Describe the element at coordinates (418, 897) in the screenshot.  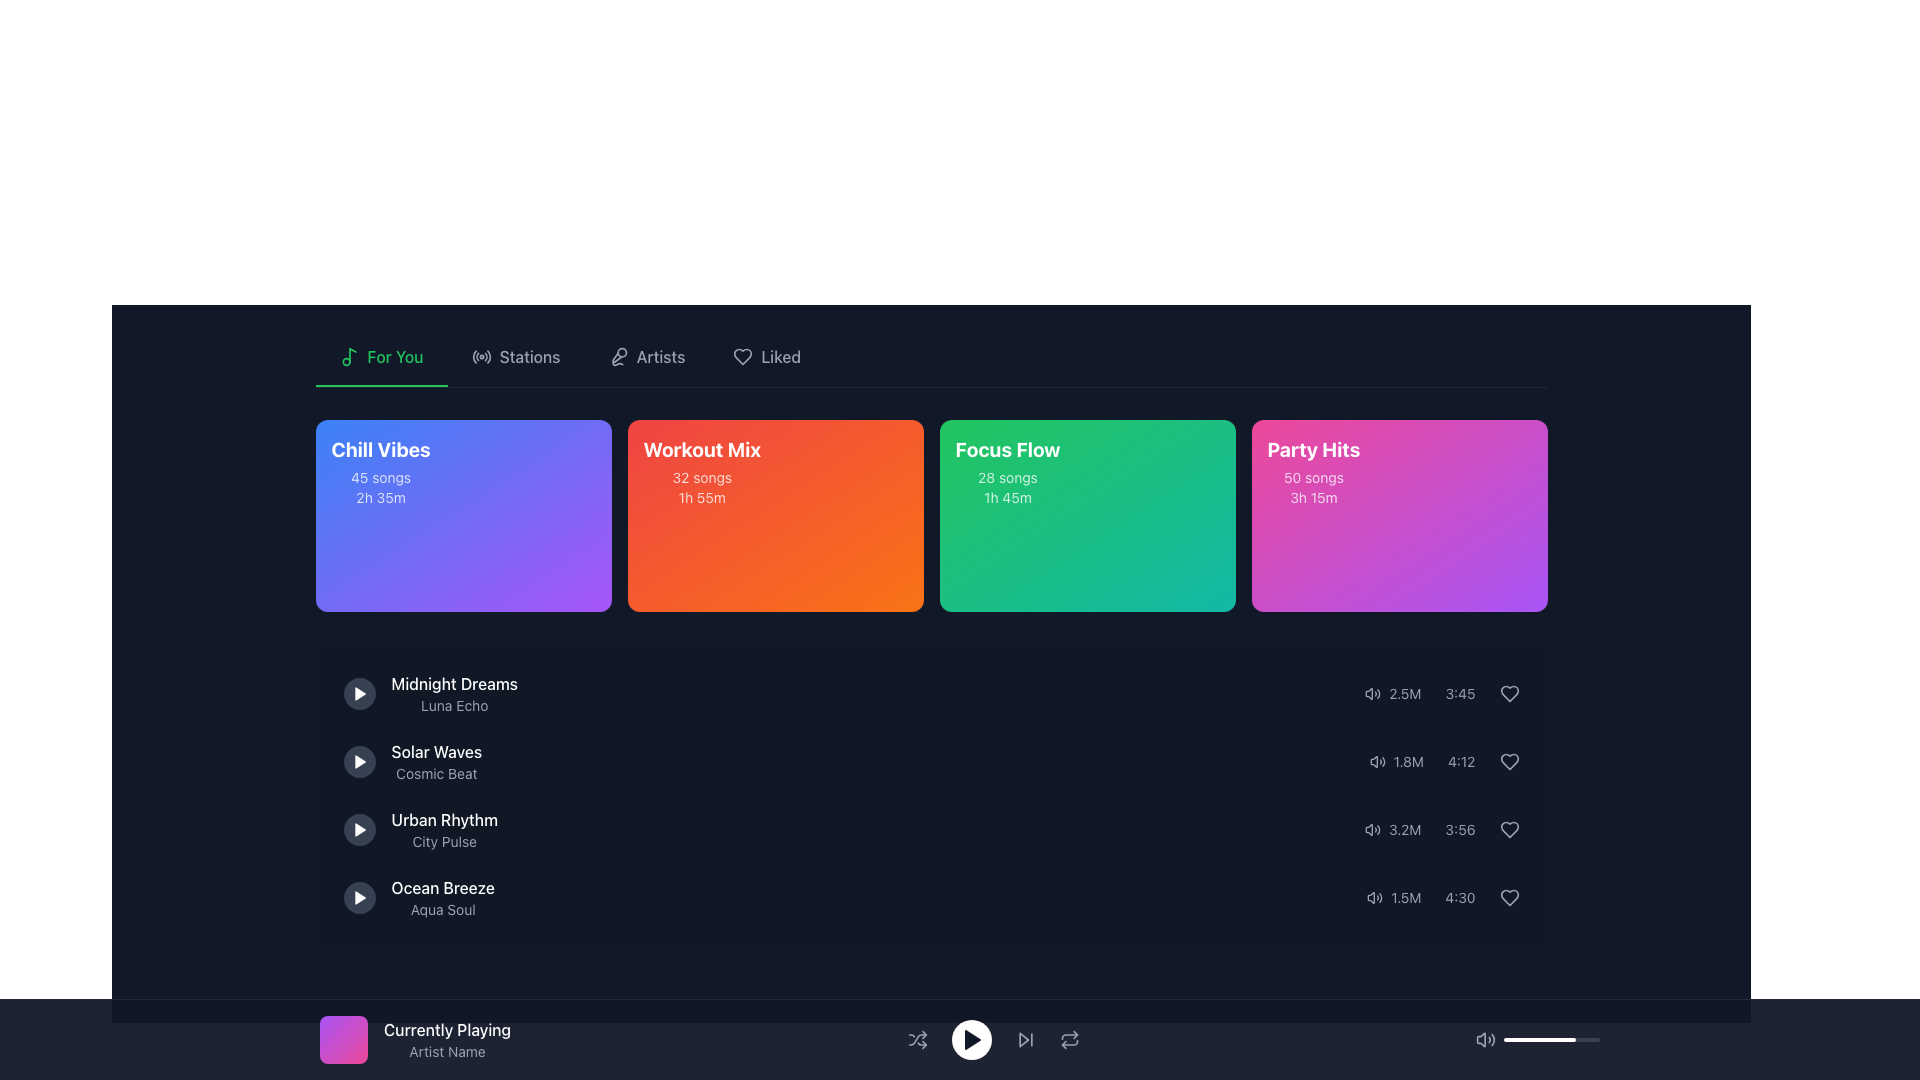
I see `the text label displaying 'Ocean Breeze' and 'Aqua Soul' located under the 'For You' section, which is the fourth item in the music track list` at that location.